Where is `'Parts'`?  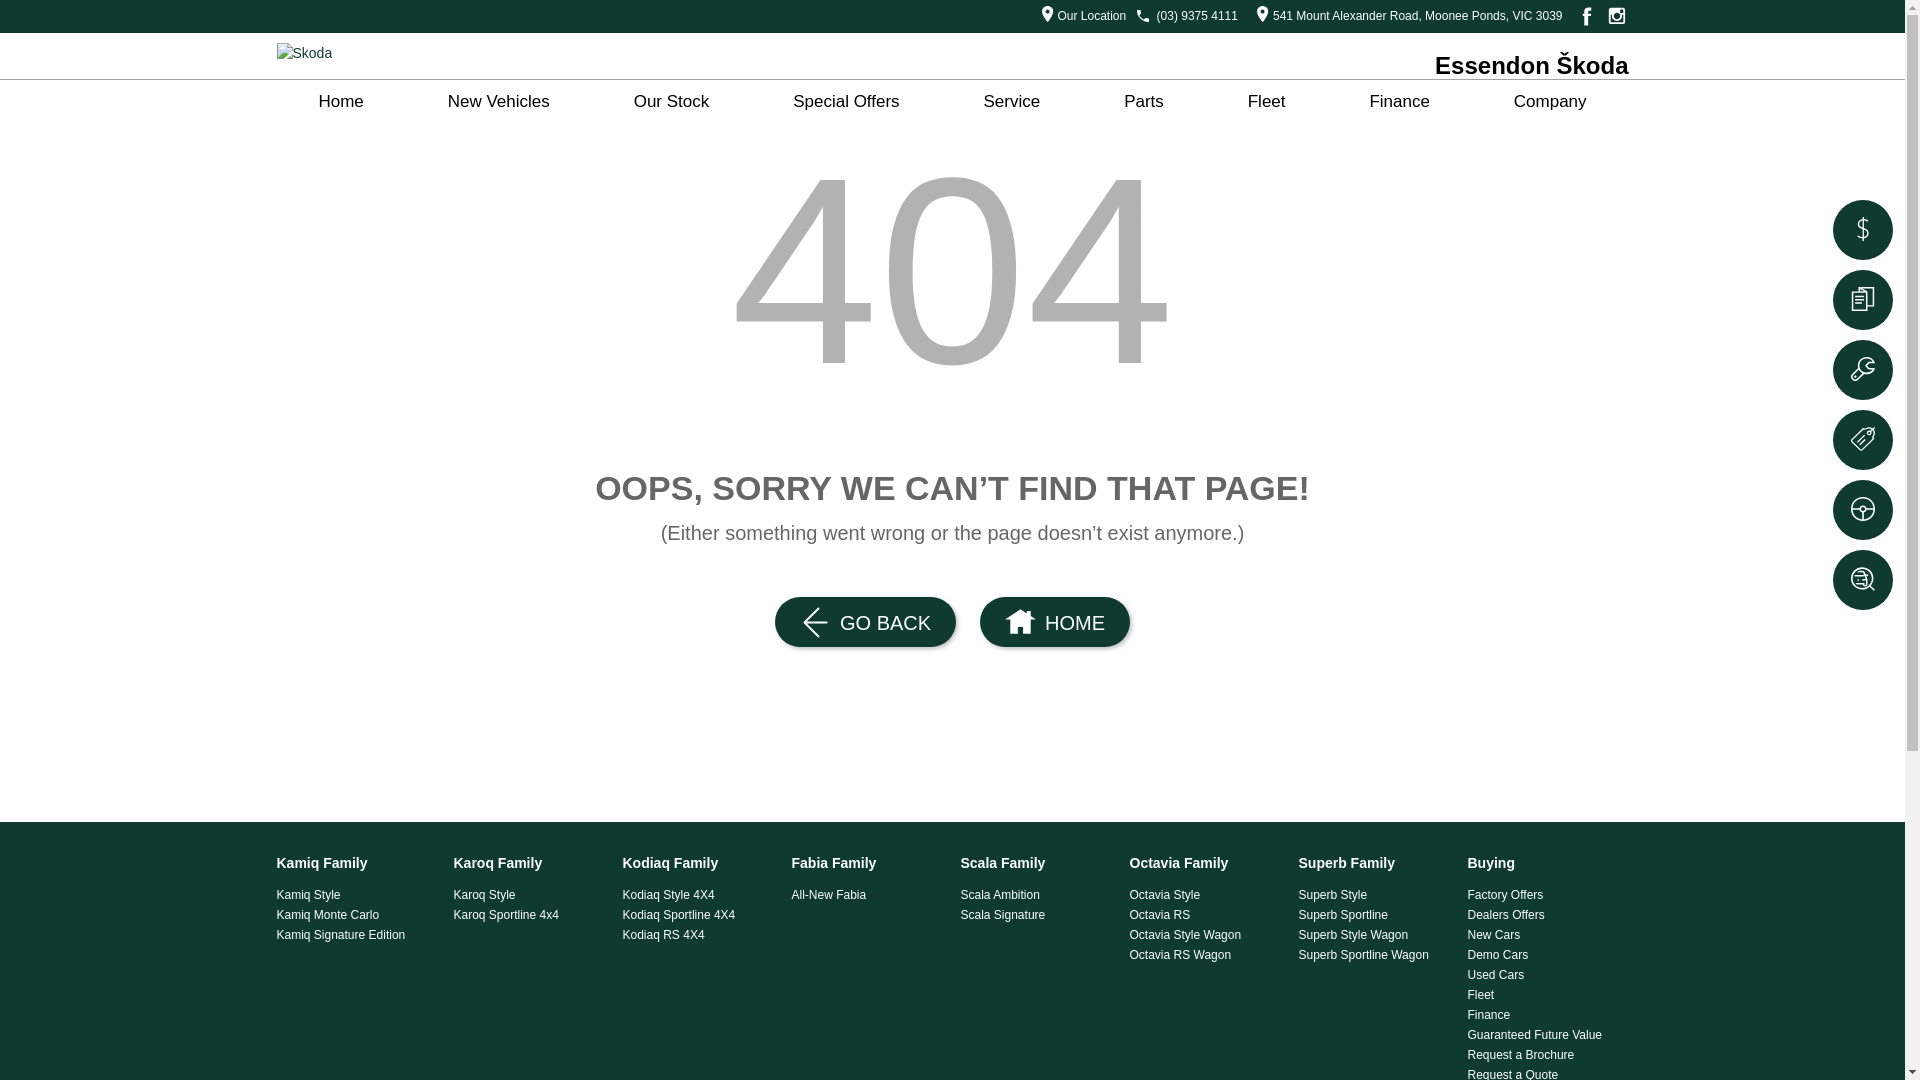
'Parts' is located at coordinates (1143, 101).